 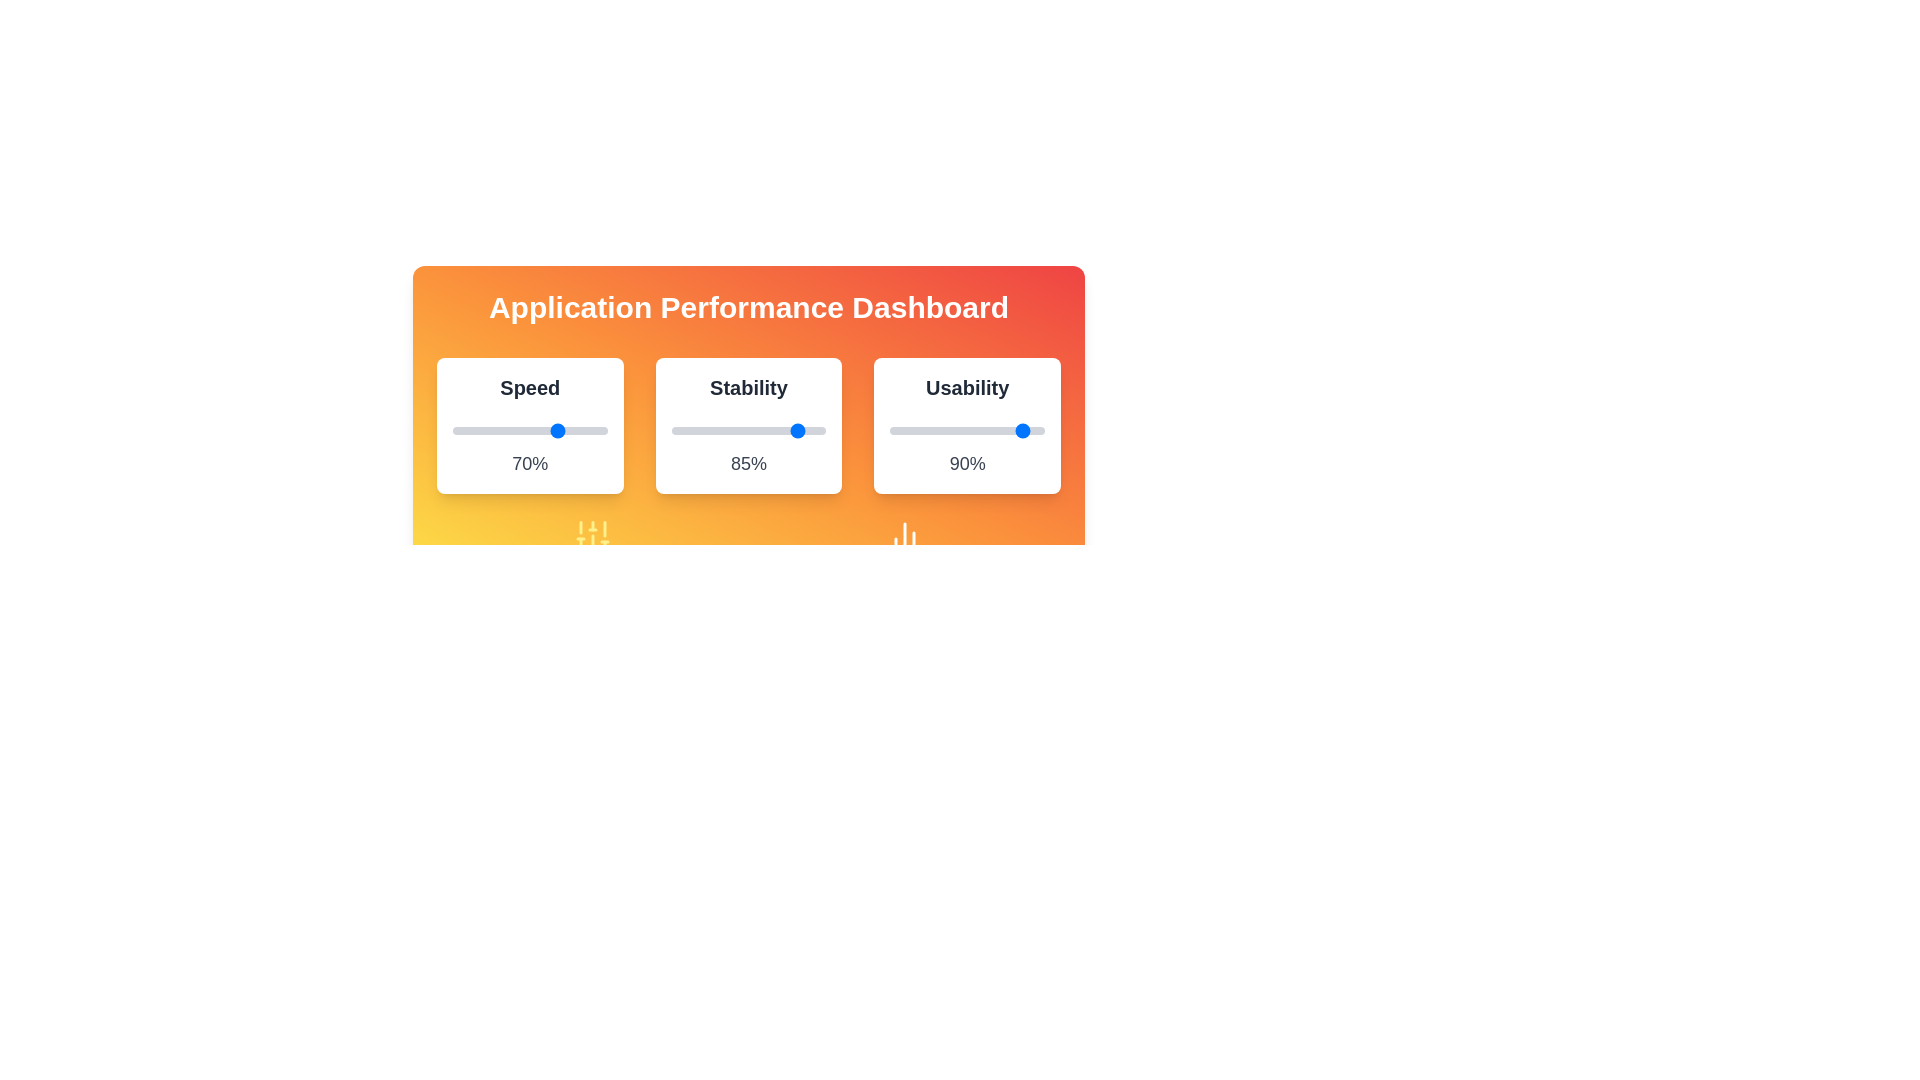 What do you see at coordinates (592, 535) in the screenshot?
I see `the icon button labeled Sliders below the metrics` at bounding box center [592, 535].